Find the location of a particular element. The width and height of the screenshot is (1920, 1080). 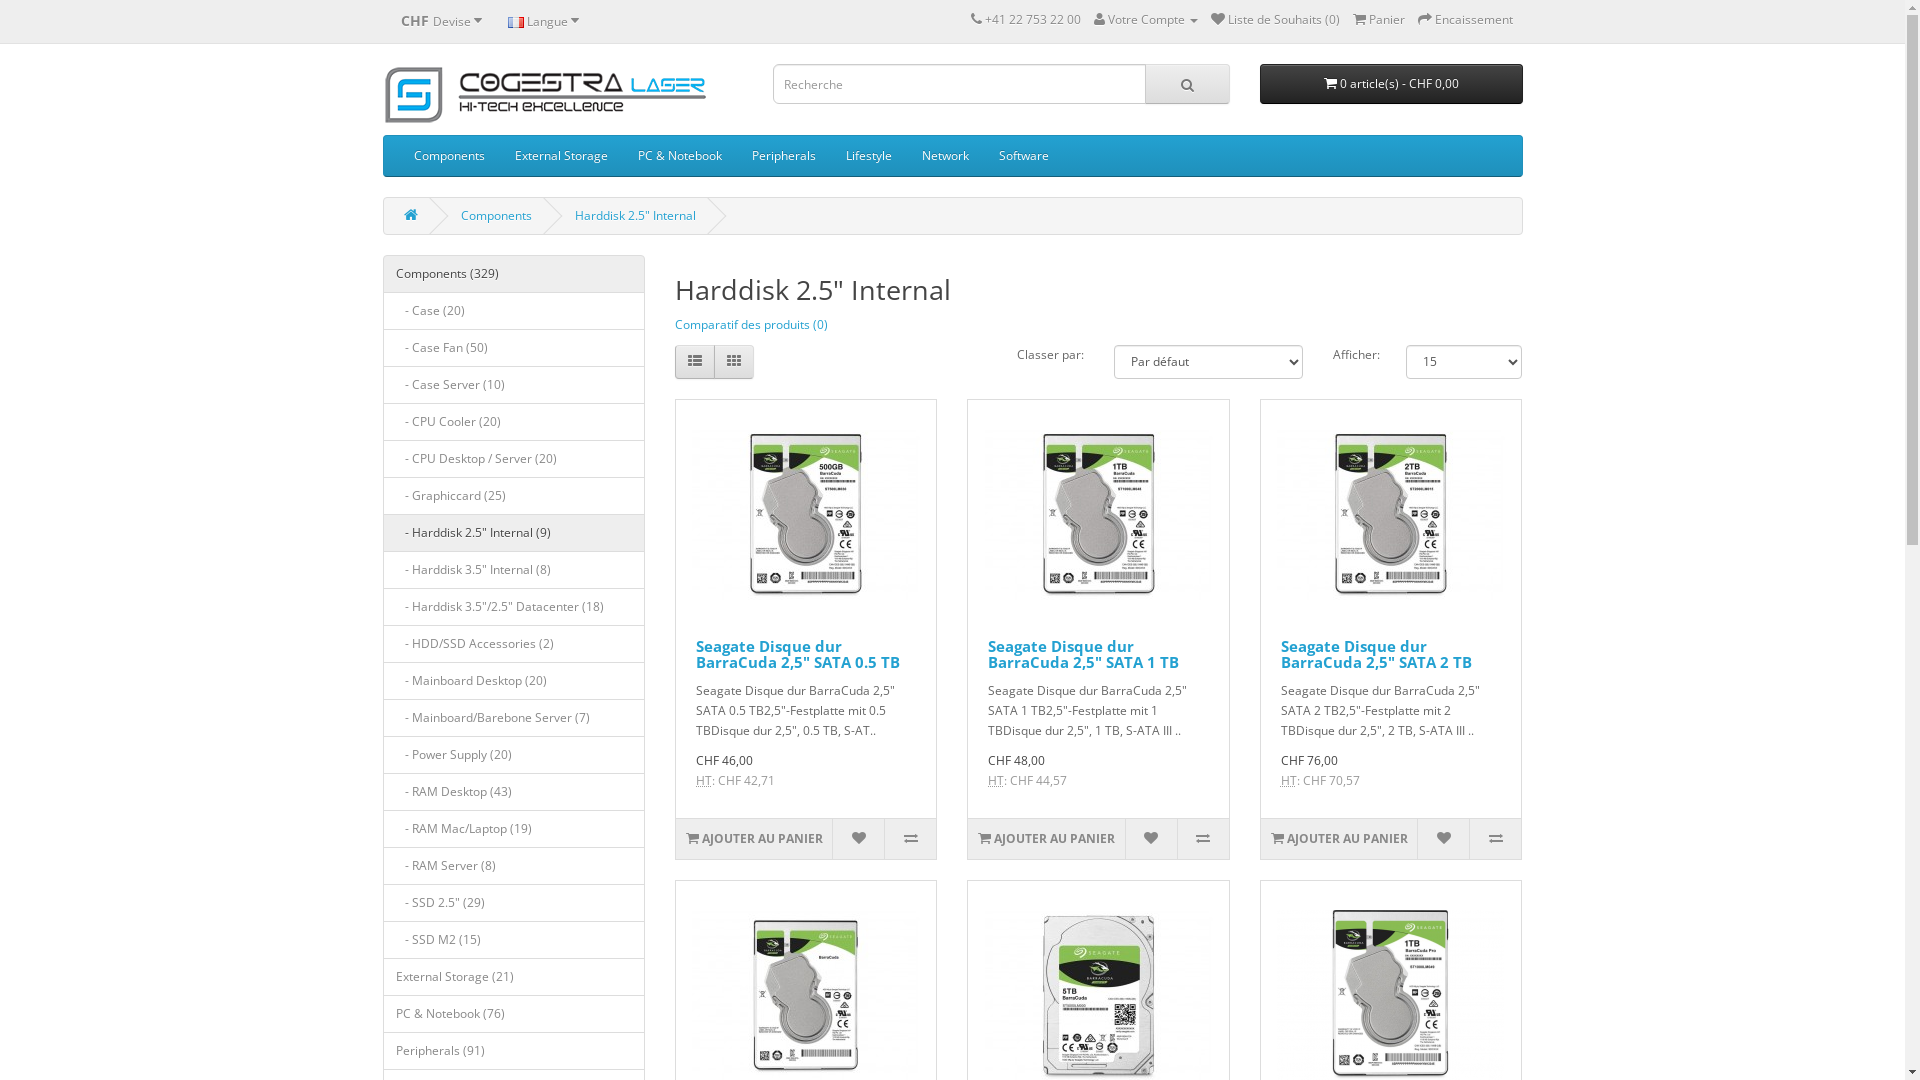

'   - Case Server (10)' is located at coordinates (513, 385).